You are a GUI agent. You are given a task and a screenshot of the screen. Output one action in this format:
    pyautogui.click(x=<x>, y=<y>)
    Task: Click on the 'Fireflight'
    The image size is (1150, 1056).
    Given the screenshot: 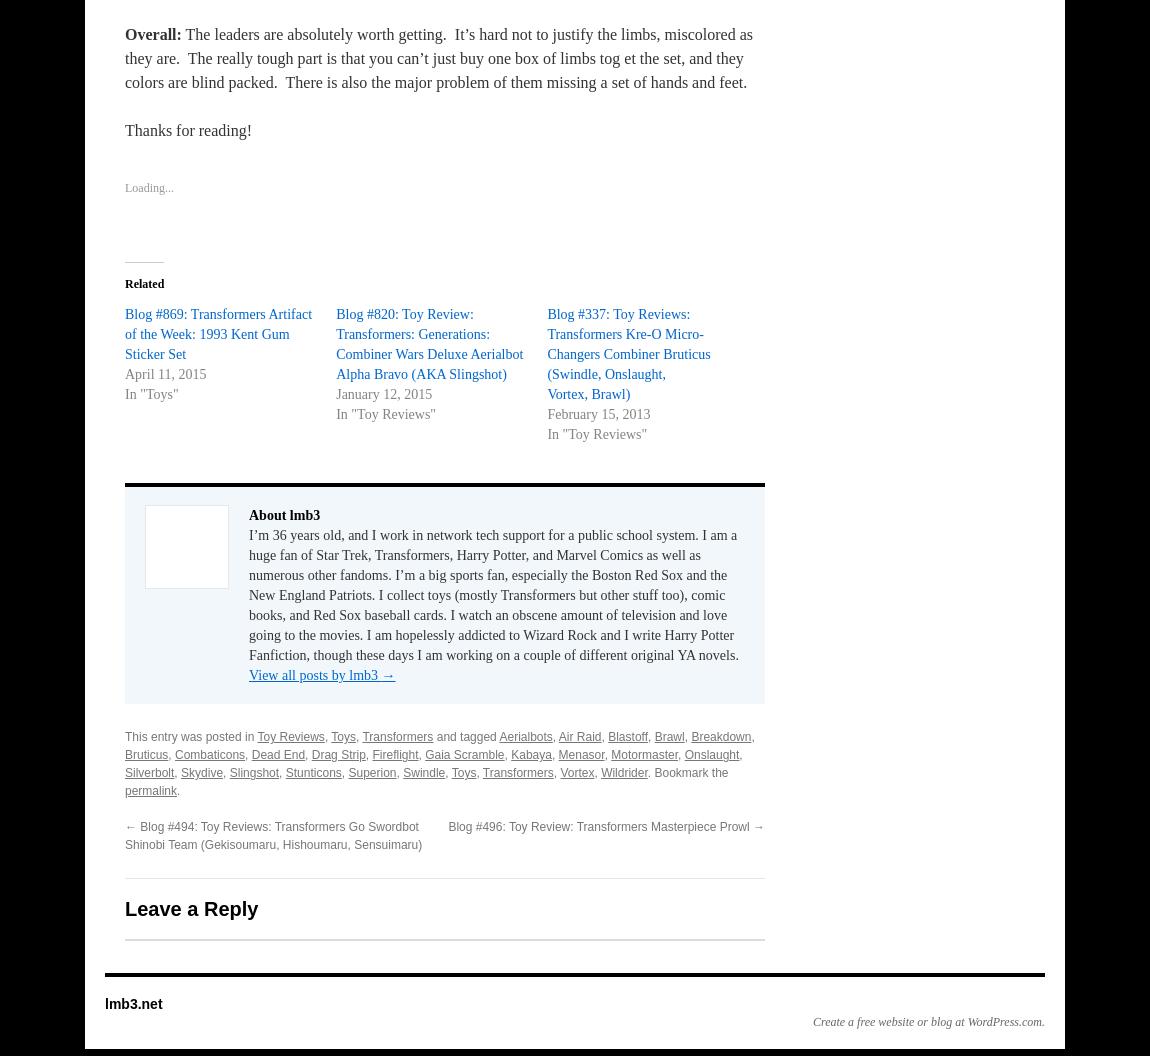 What is the action you would take?
    pyautogui.click(x=395, y=754)
    